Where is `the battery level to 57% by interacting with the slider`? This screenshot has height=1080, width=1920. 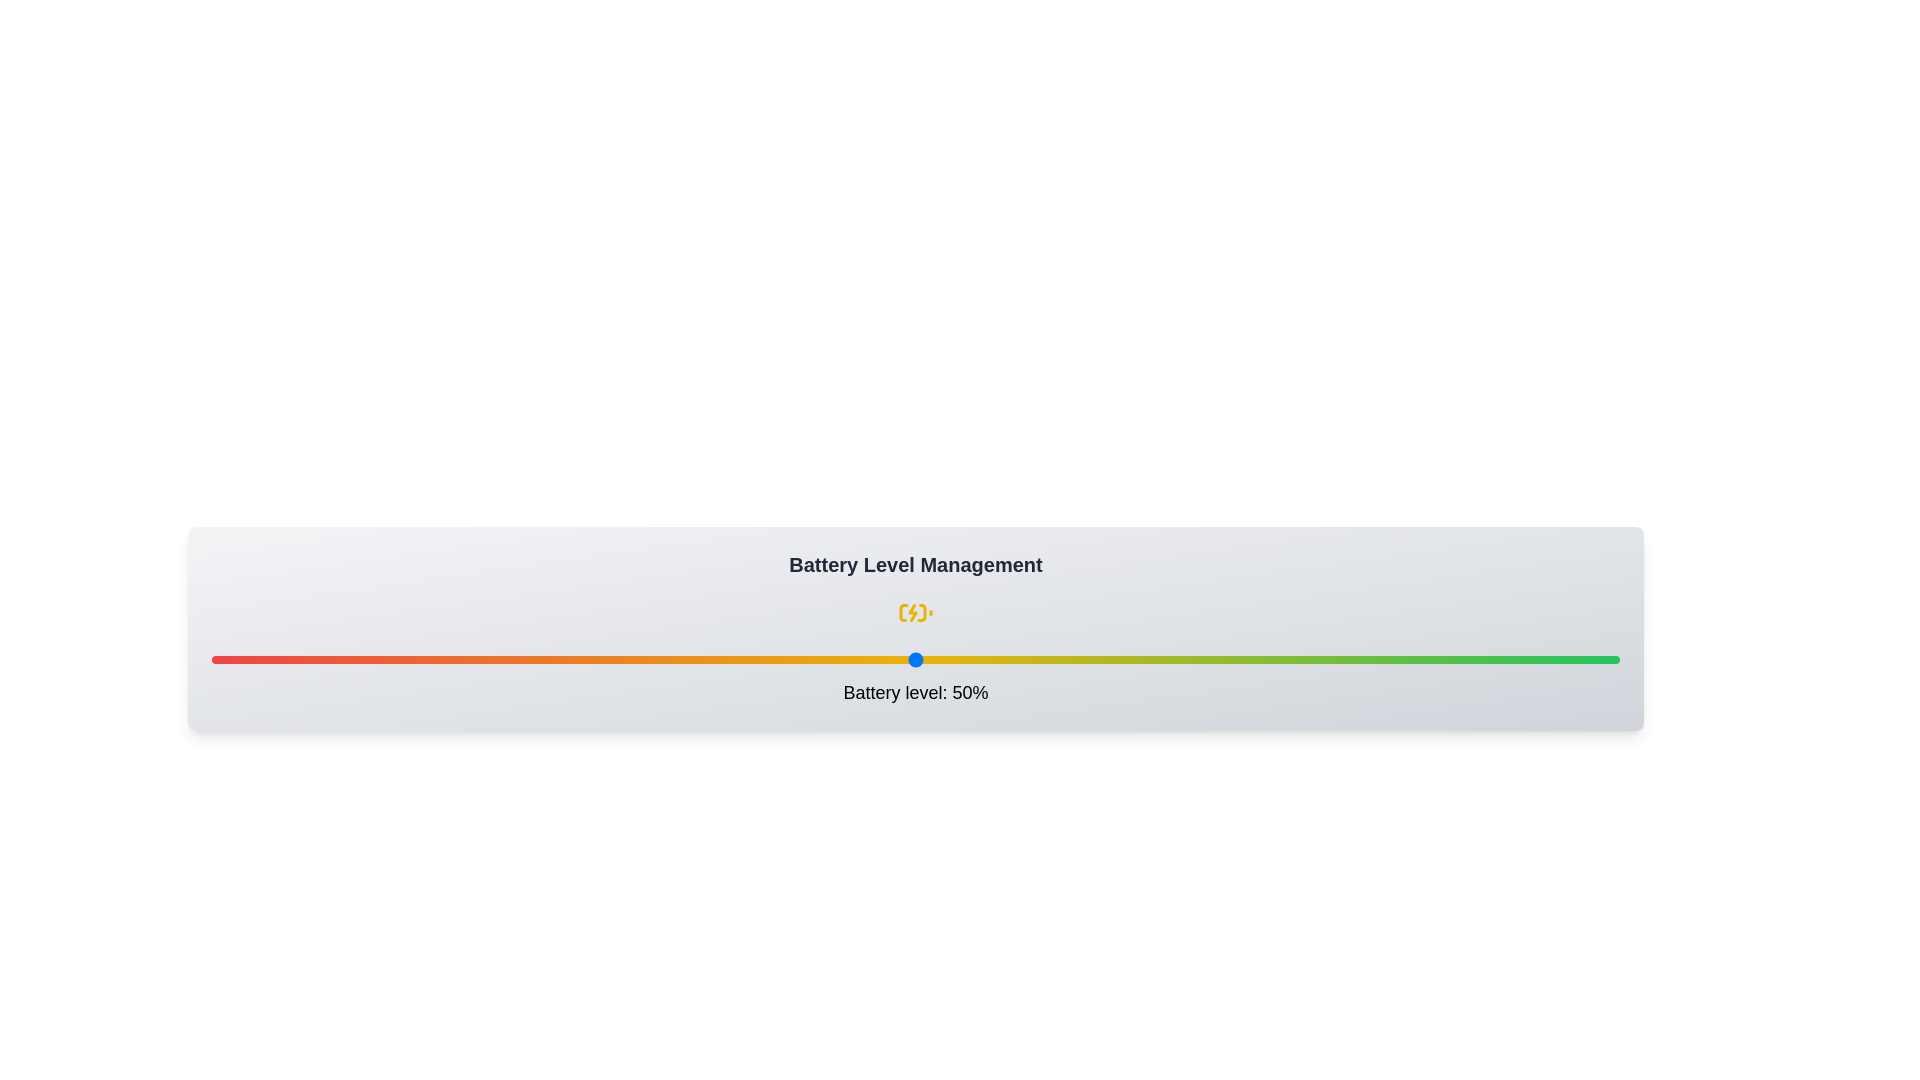 the battery level to 57% by interacting with the slider is located at coordinates (1014, 659).